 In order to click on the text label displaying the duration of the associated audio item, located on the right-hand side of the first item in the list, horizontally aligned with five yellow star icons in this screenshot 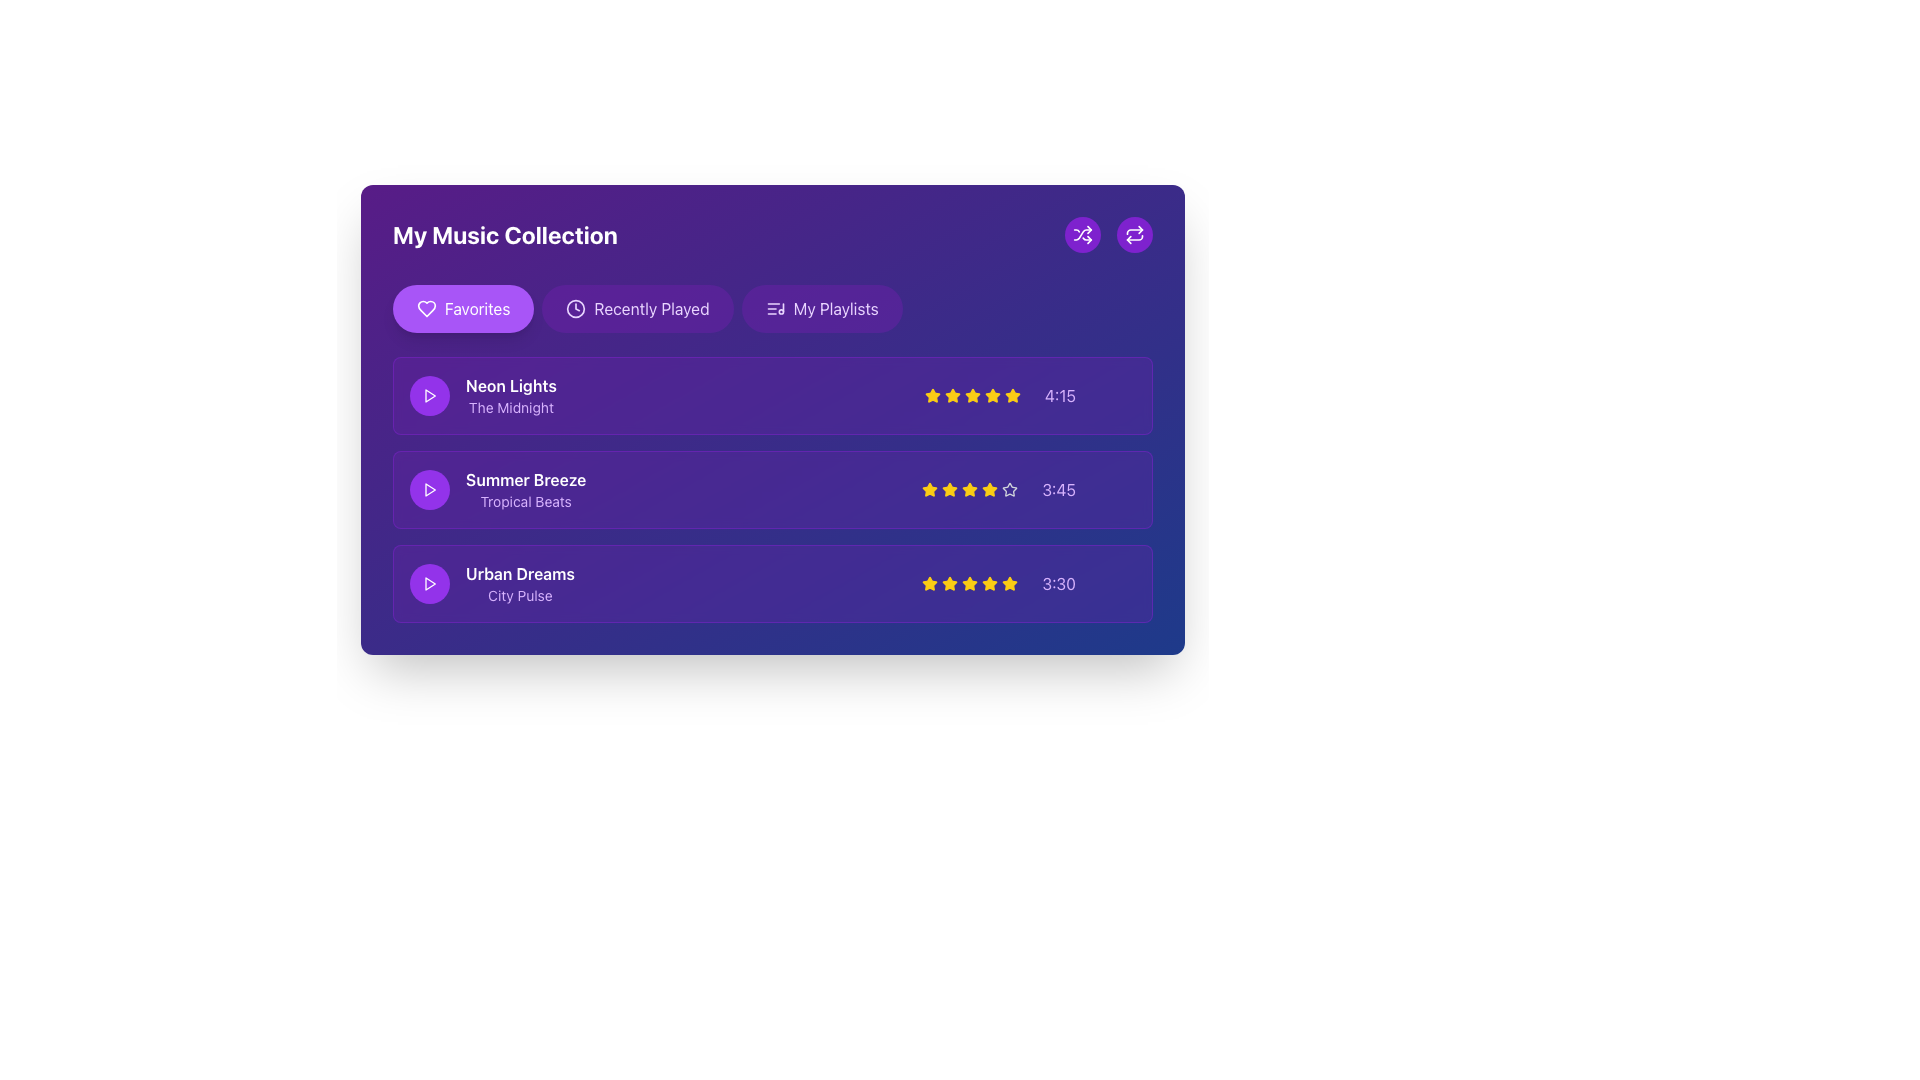, I will do `click(1030, 396)`.